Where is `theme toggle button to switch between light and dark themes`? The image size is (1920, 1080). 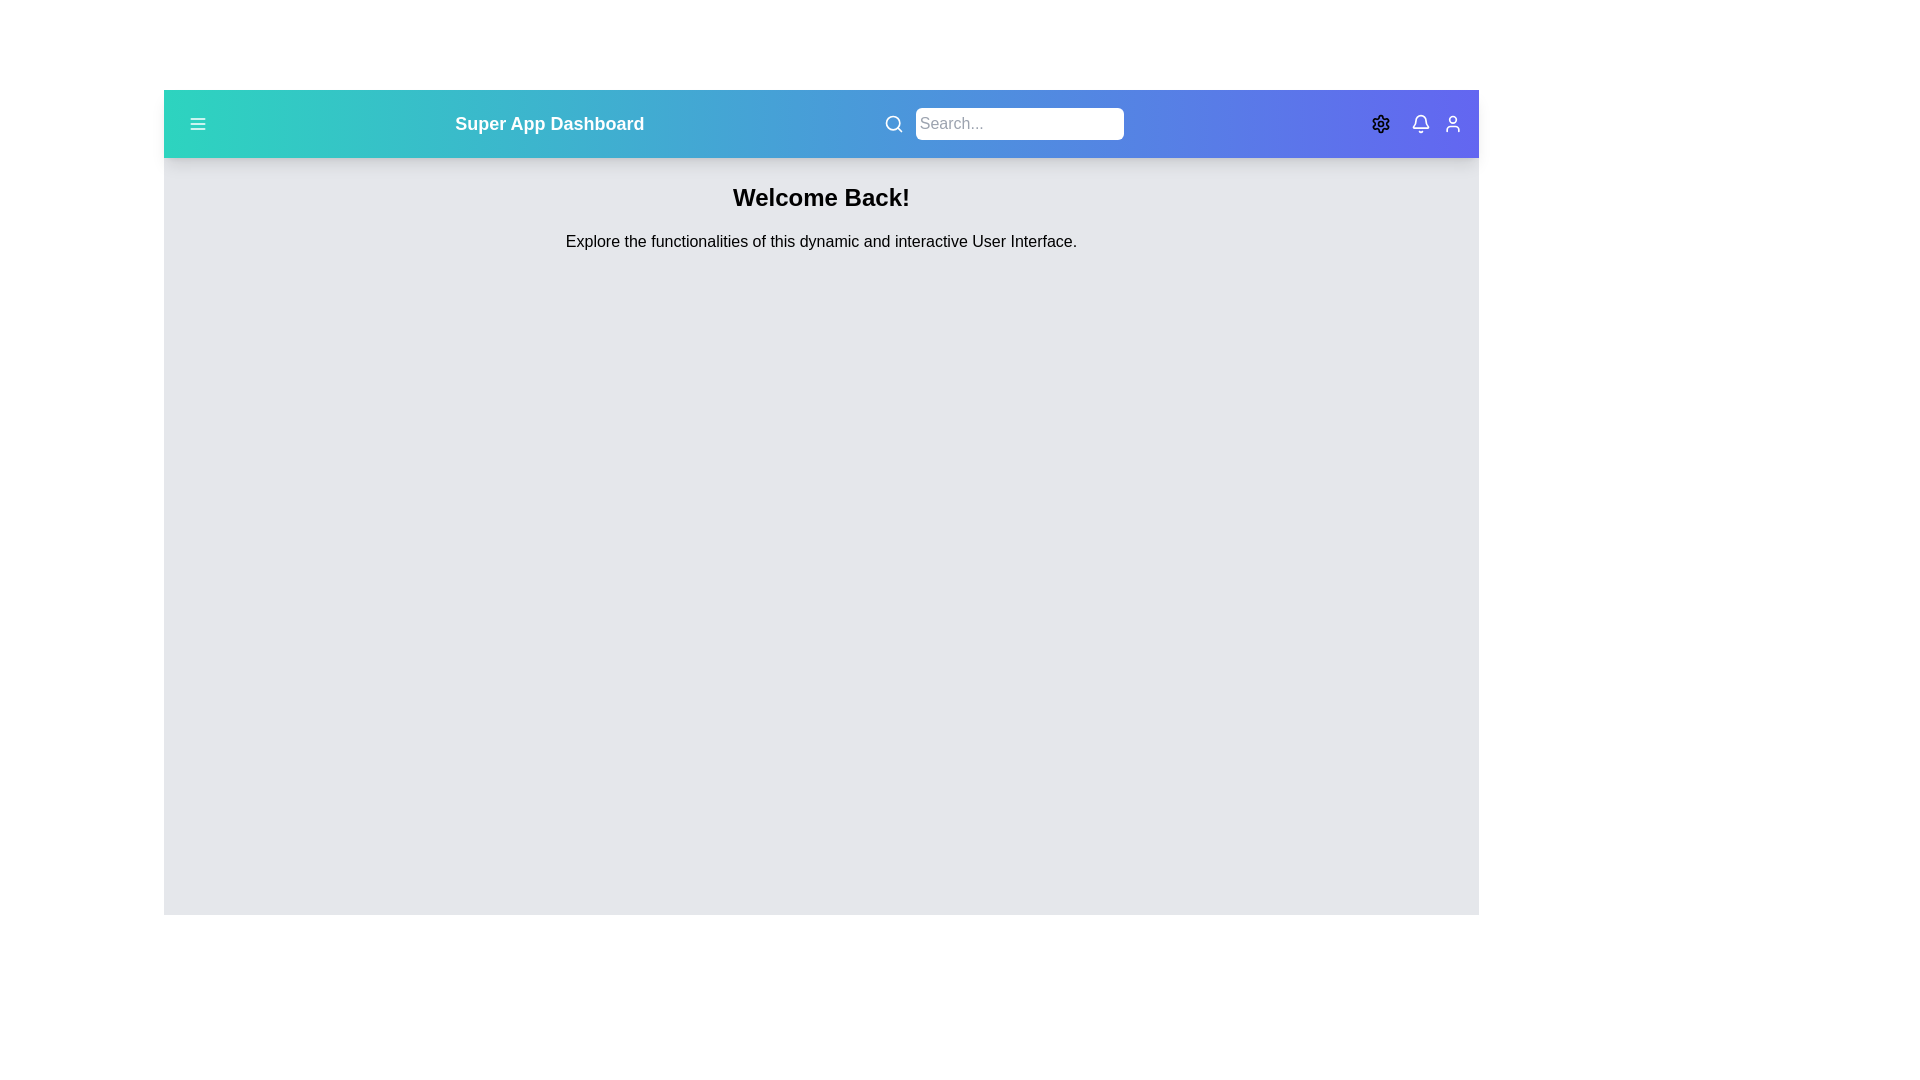
theme toggle button to switch between light and dark themes is located at coordinates (1380, 123).